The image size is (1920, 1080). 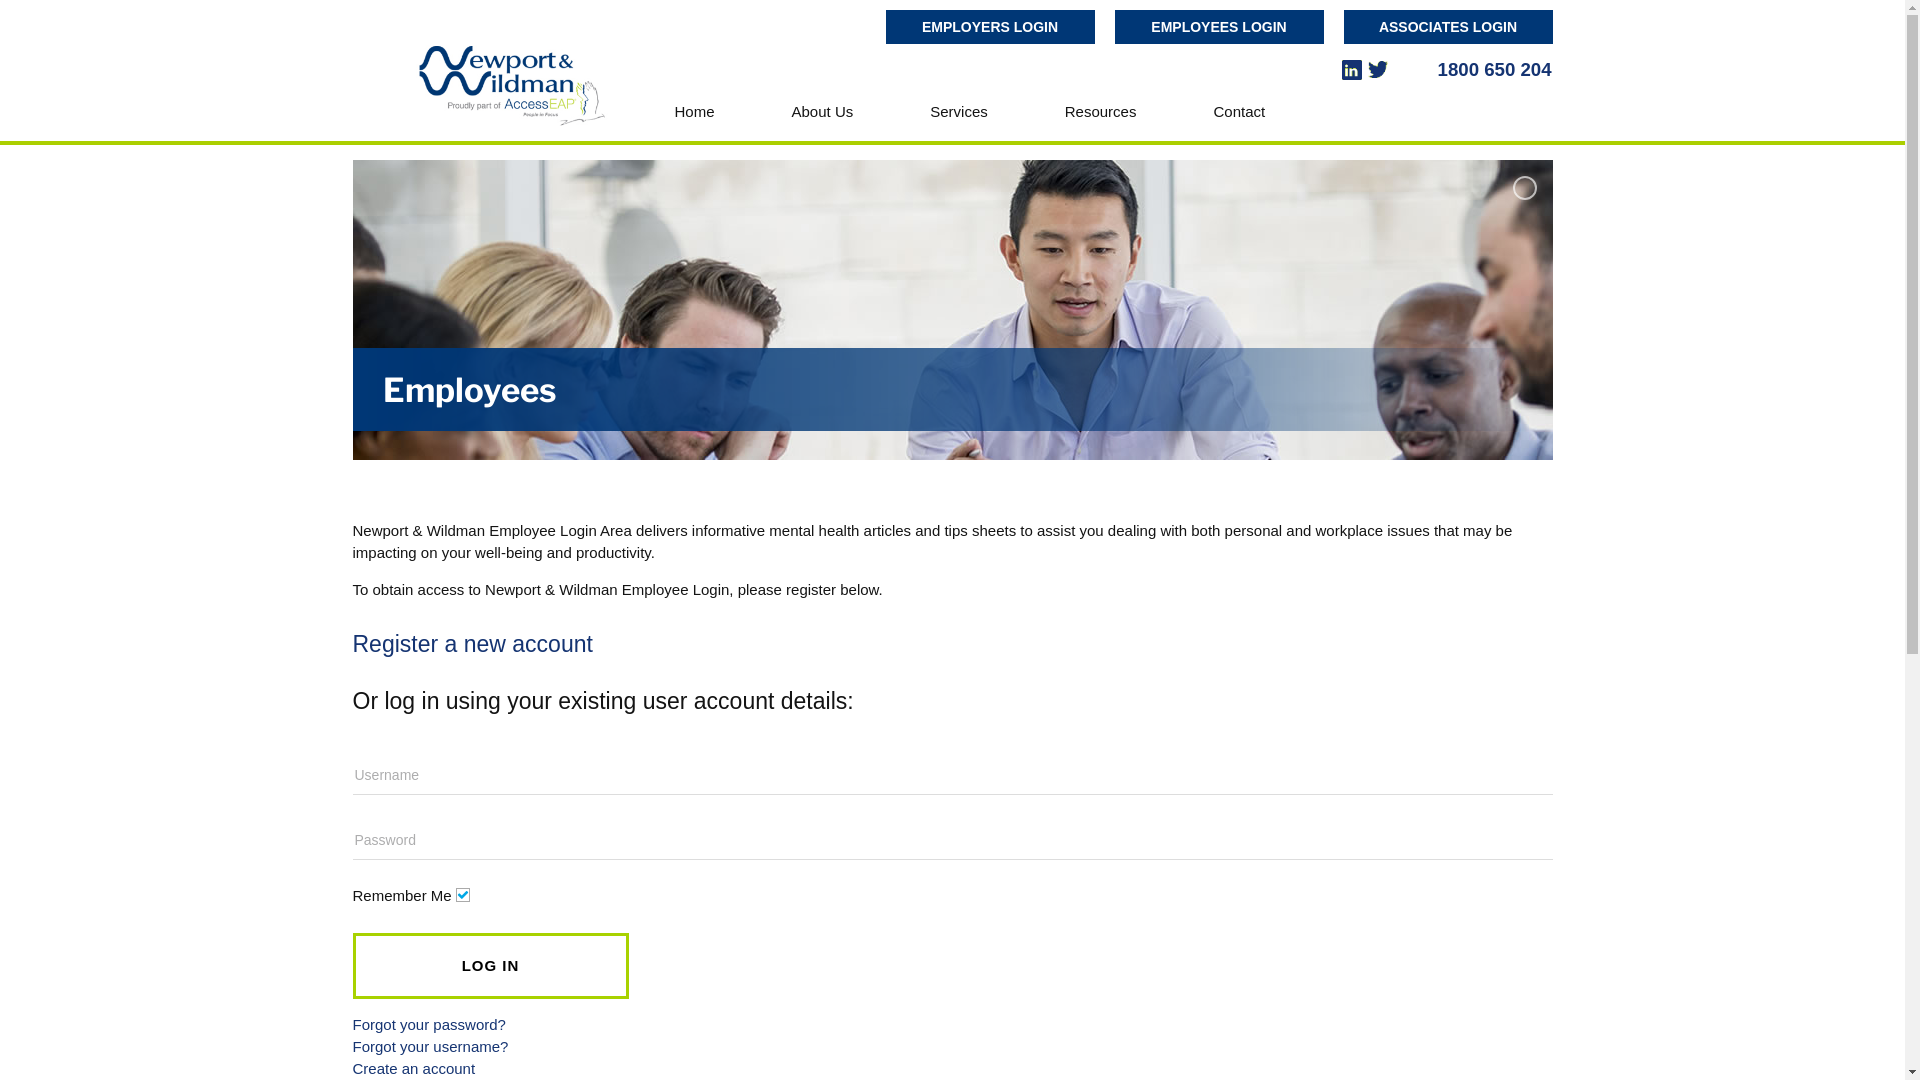 I want to click on 'Forgot your password?', so click(x=427, y=1024).